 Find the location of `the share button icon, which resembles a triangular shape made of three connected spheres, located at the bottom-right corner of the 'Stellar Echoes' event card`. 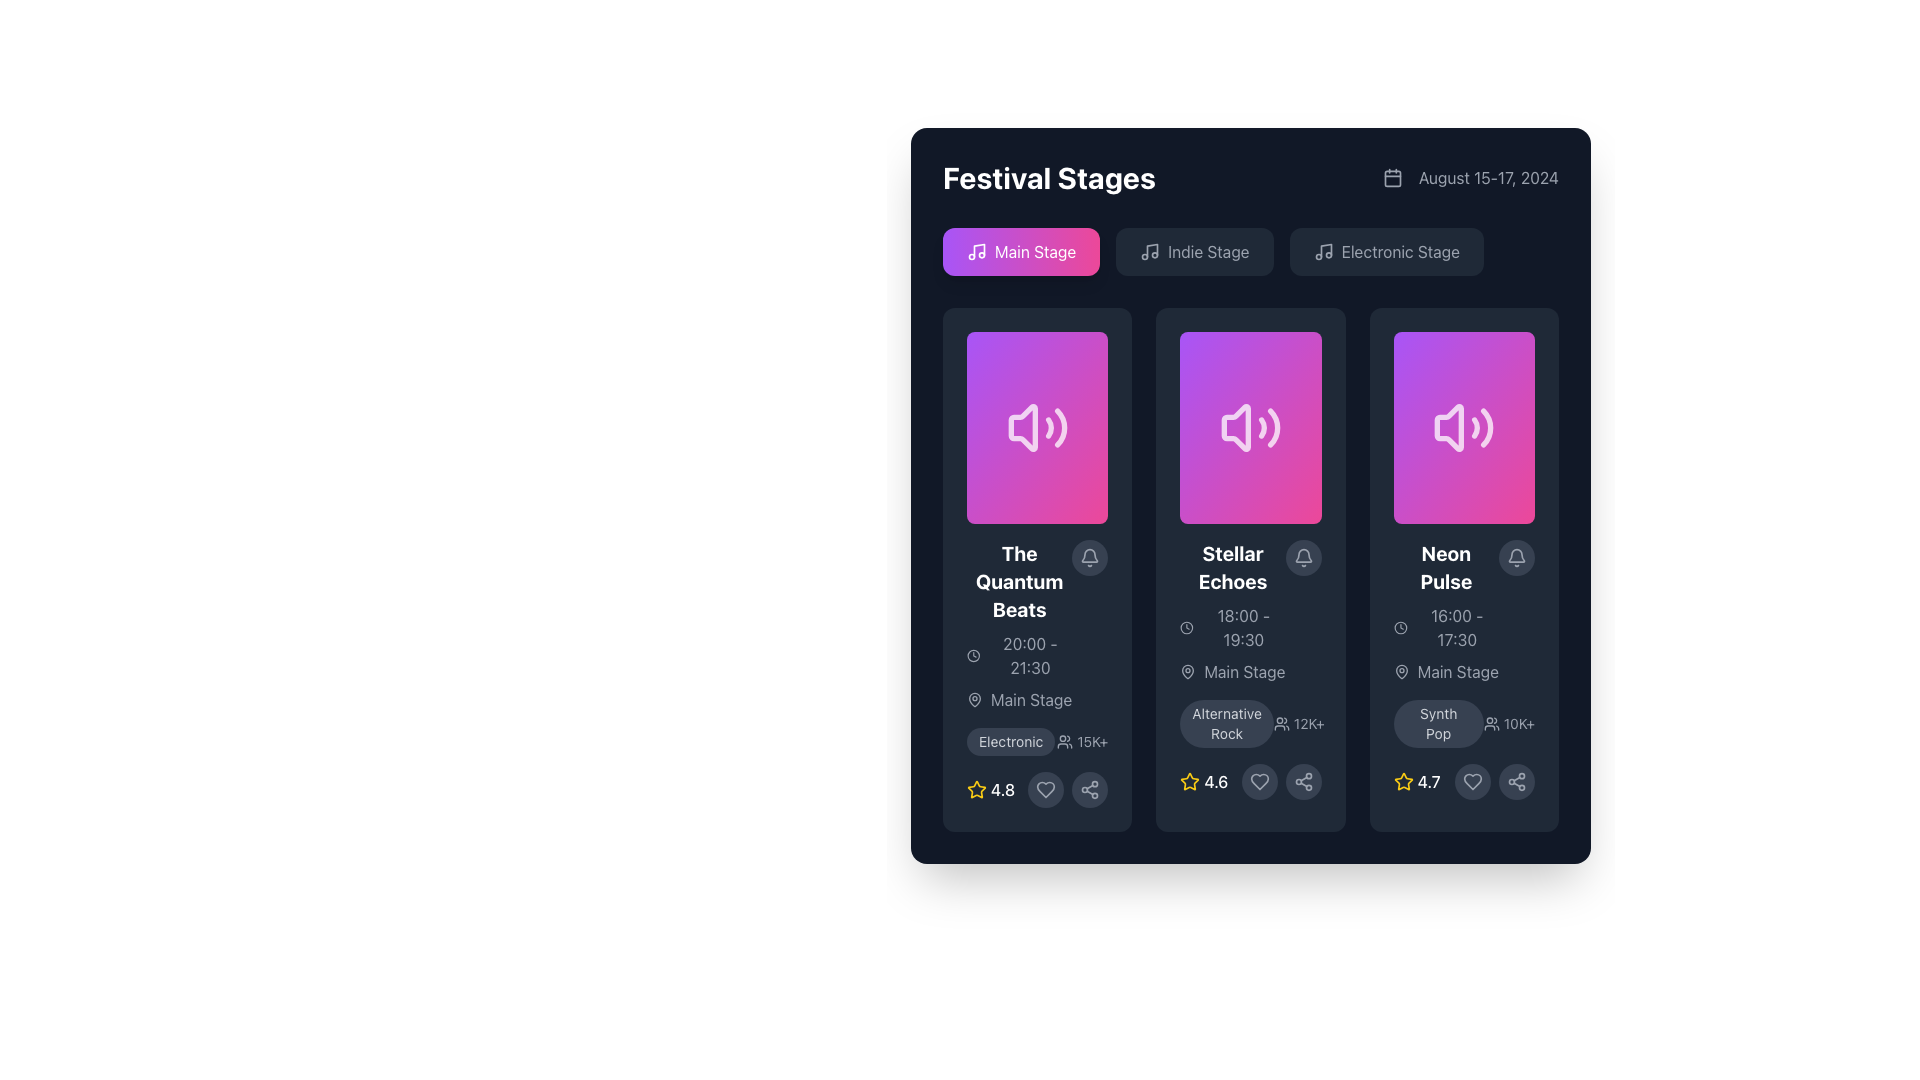

the share button icon, which resembles a triangular shape made of three connected spheres, located at the bottom-right corner of the 'Stellar Echoes' event card is located at coordinates (1303, 781).